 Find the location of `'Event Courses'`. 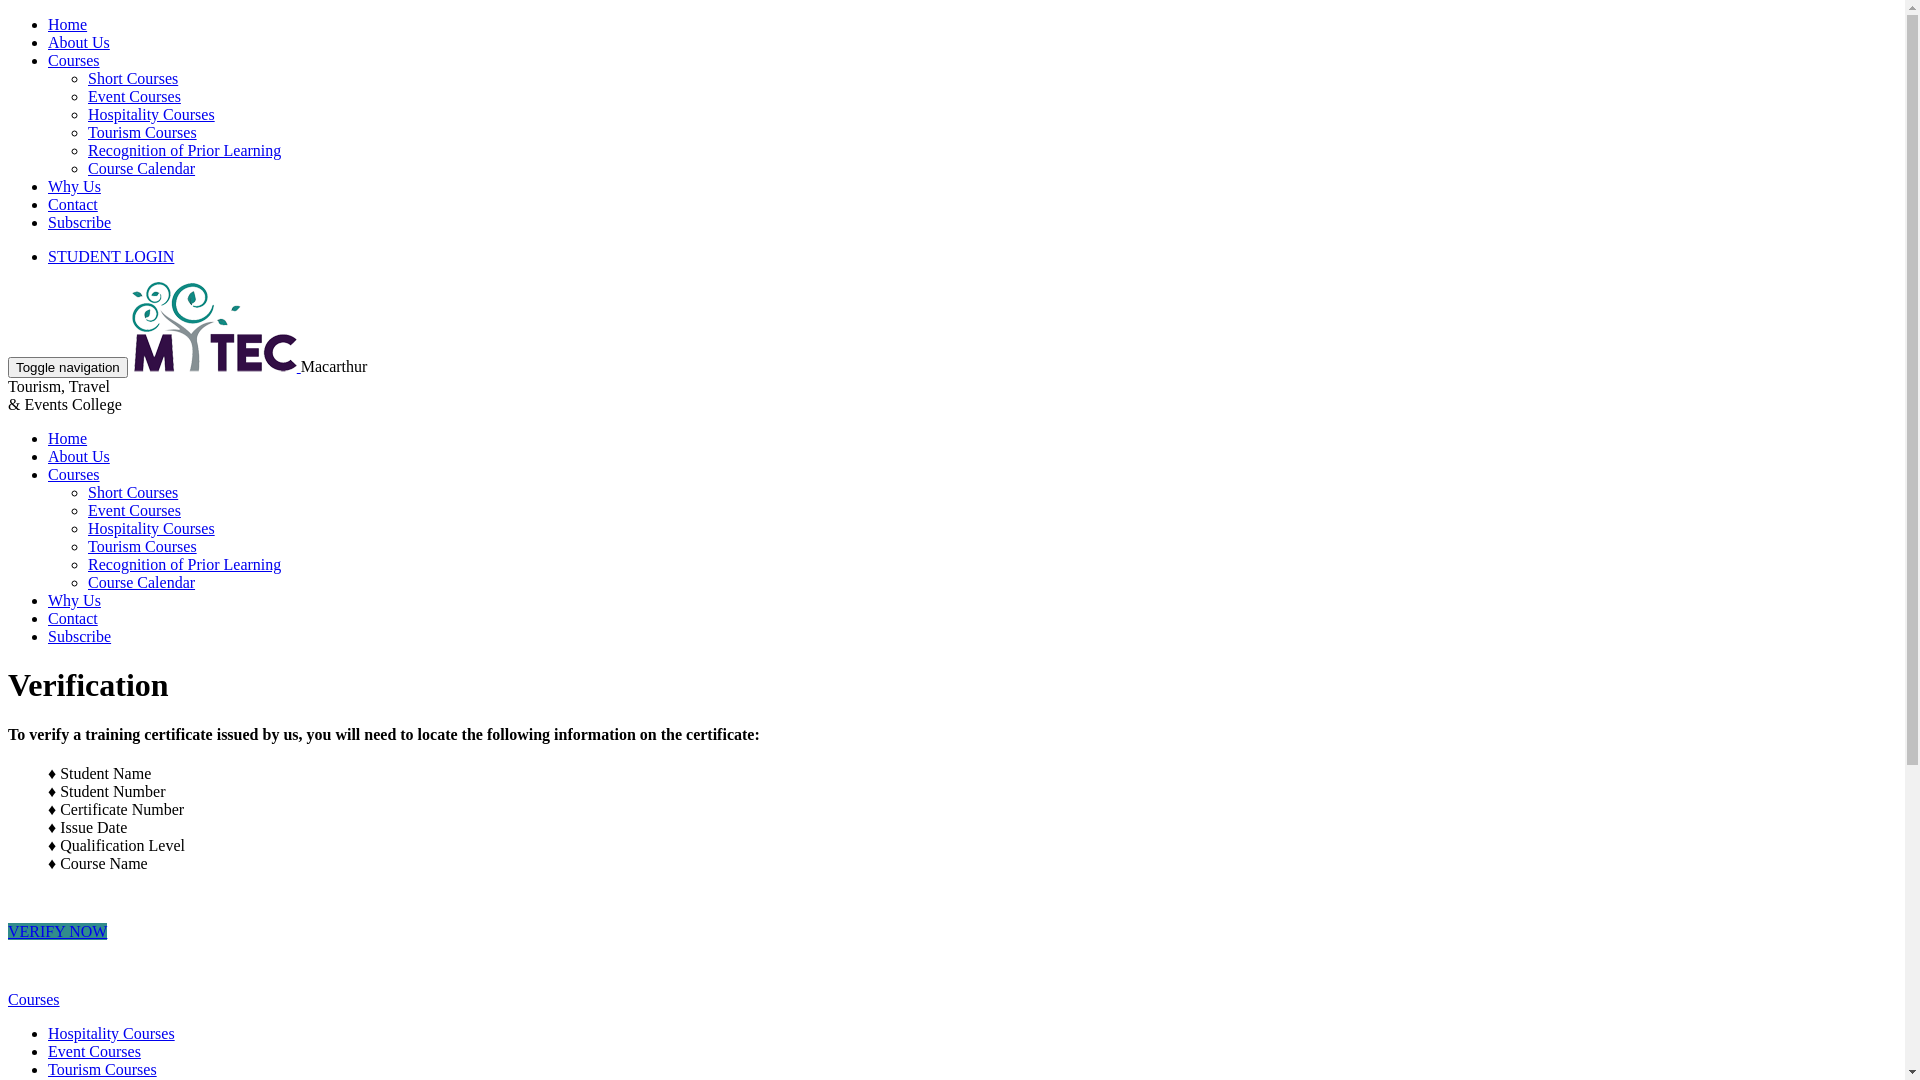

'Event Courses' is located at coordinates (86, 509).